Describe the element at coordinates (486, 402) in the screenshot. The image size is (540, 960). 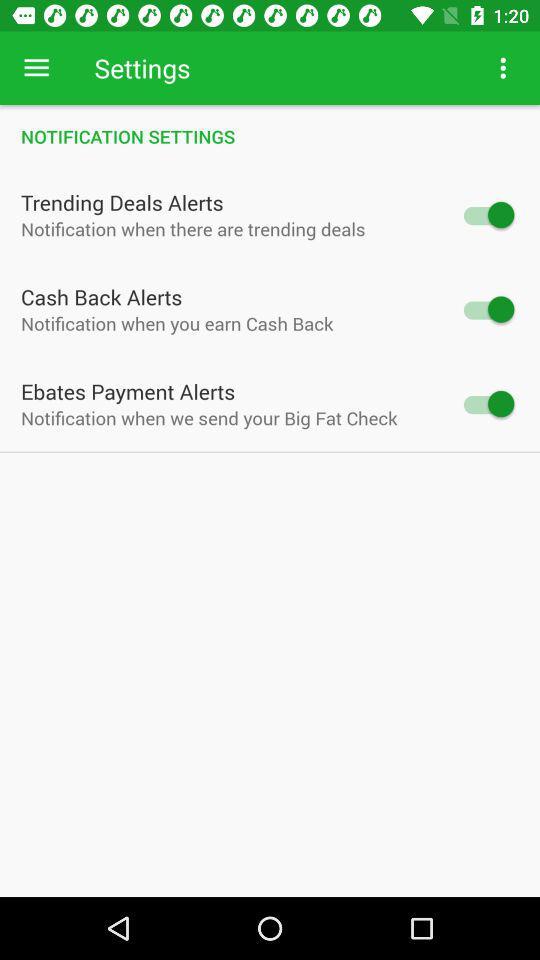
I see `the last button of the page` at that location.